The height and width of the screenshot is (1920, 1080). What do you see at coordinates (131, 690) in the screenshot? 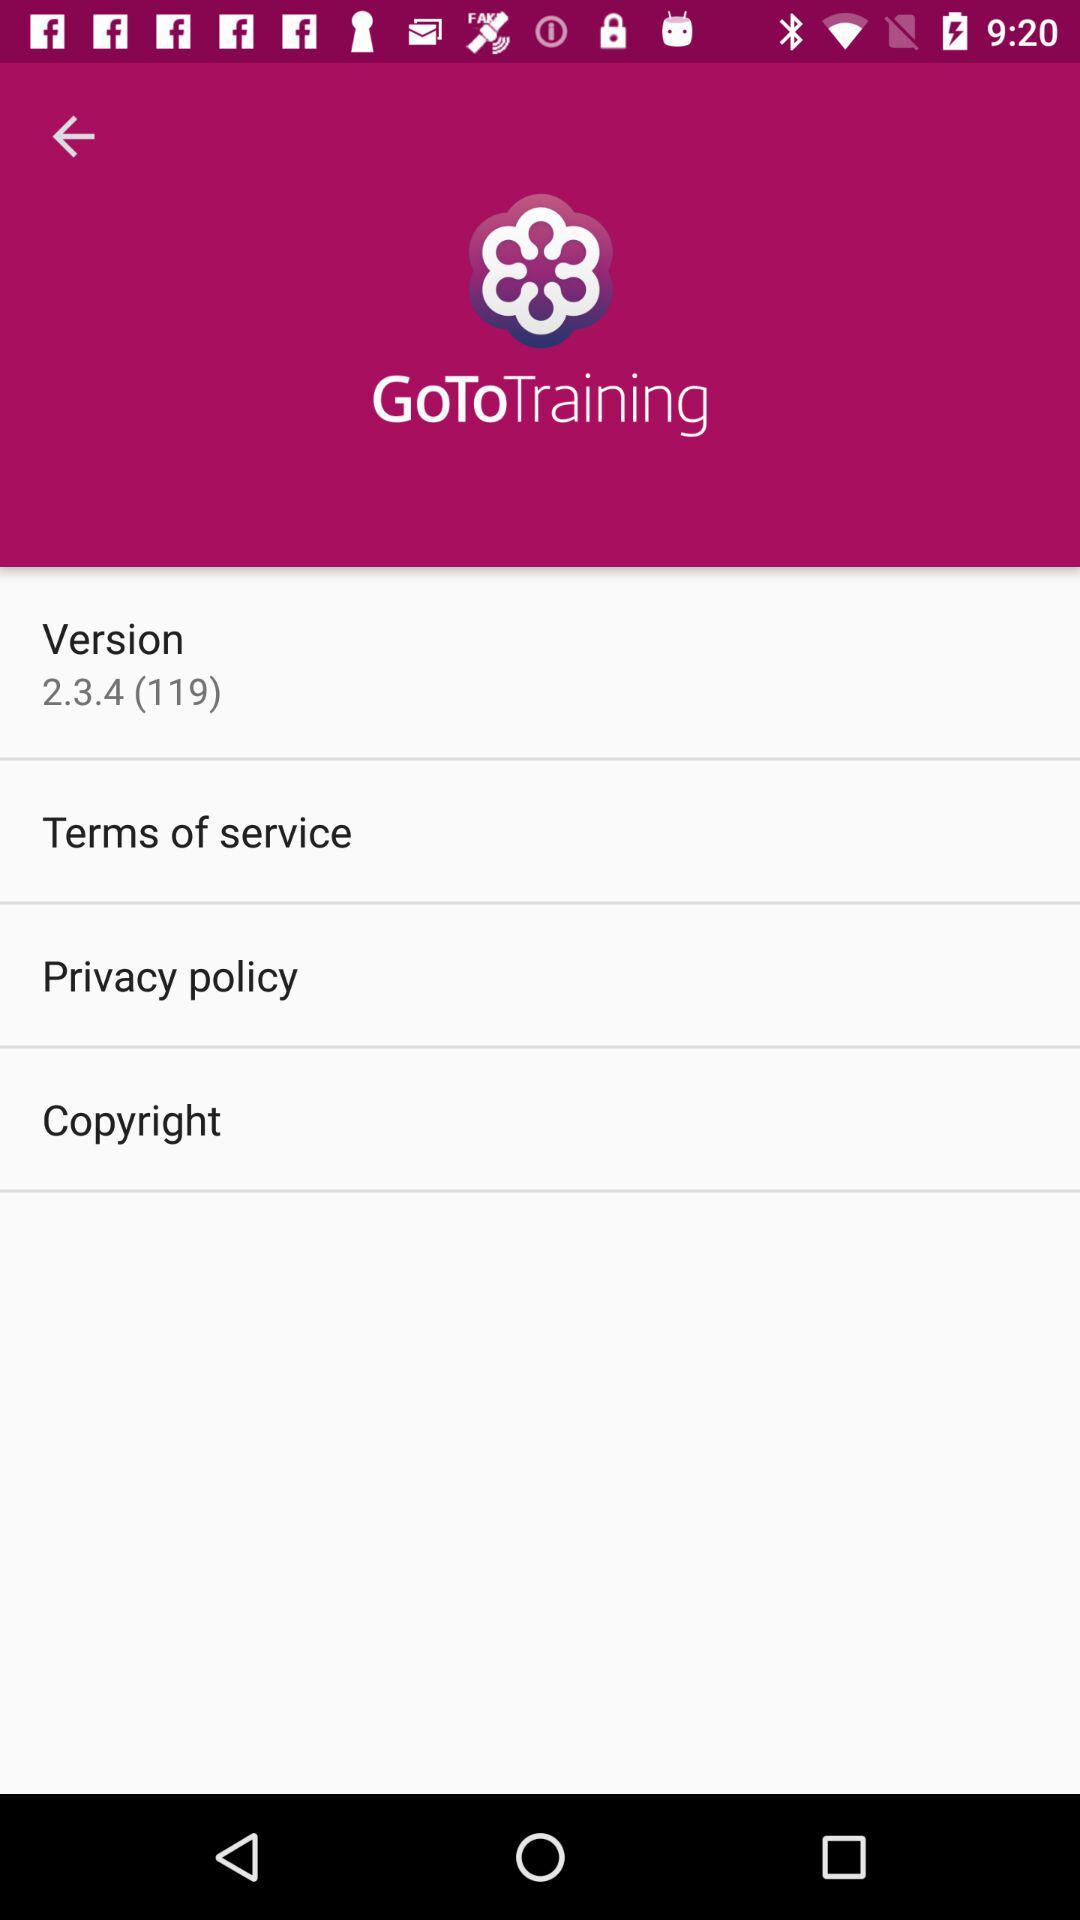
I see `2 3 4 icon` at bounding box center [131, 690].